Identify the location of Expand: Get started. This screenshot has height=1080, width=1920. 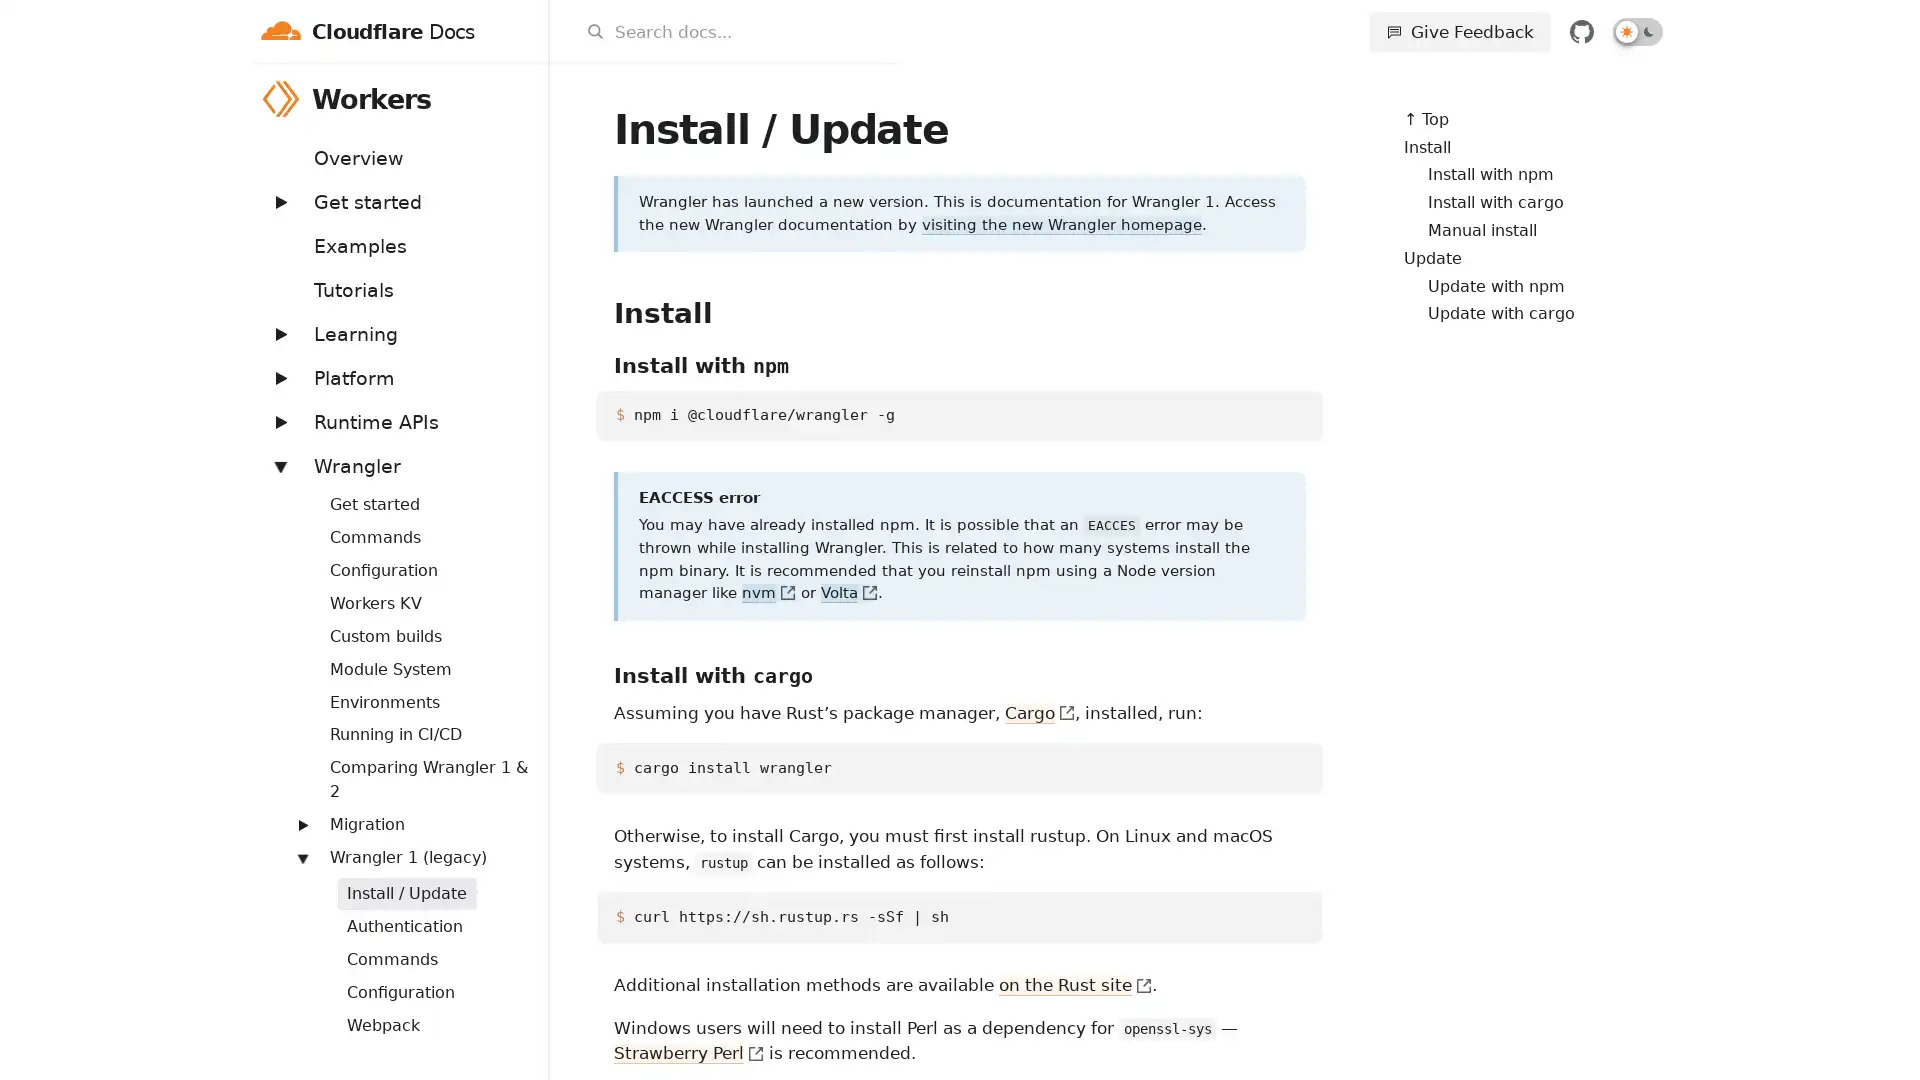
(278, 201).